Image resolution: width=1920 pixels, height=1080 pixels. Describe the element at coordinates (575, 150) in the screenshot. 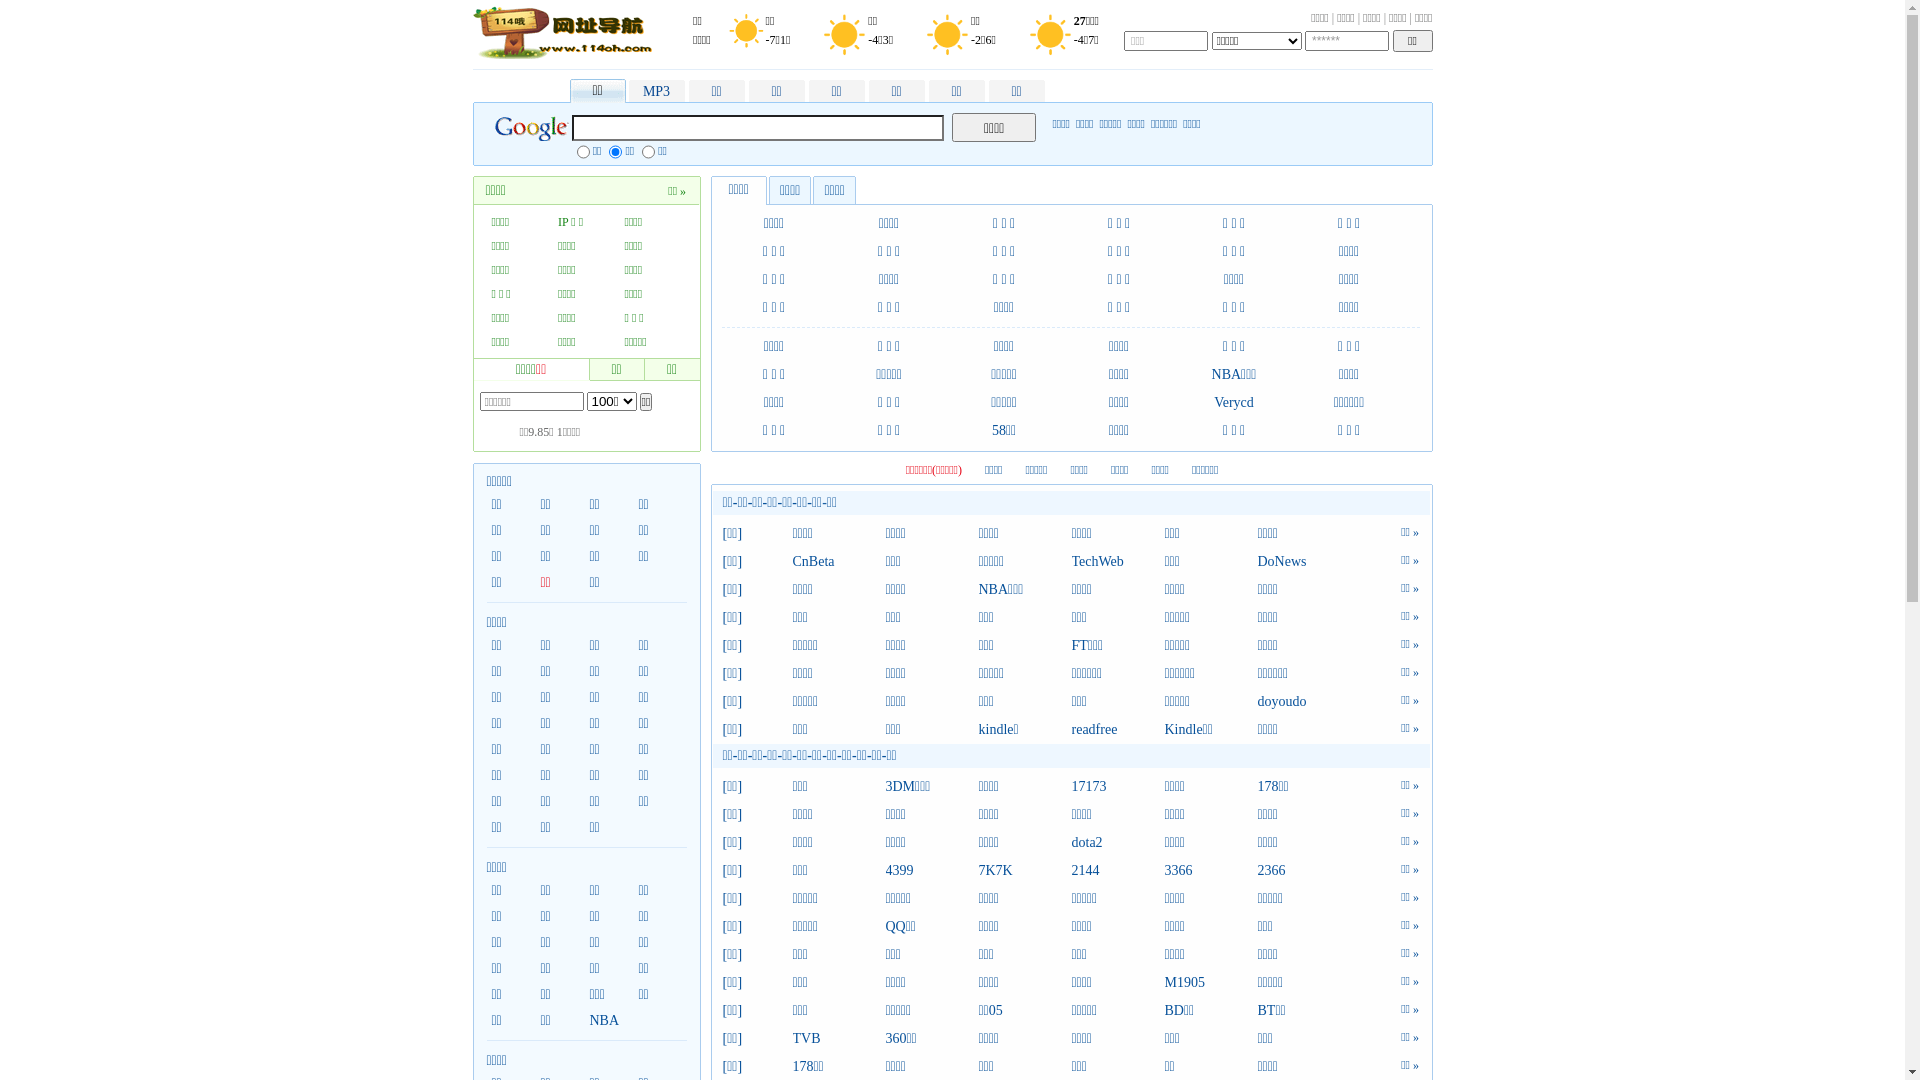

I see `'on'` at that location.